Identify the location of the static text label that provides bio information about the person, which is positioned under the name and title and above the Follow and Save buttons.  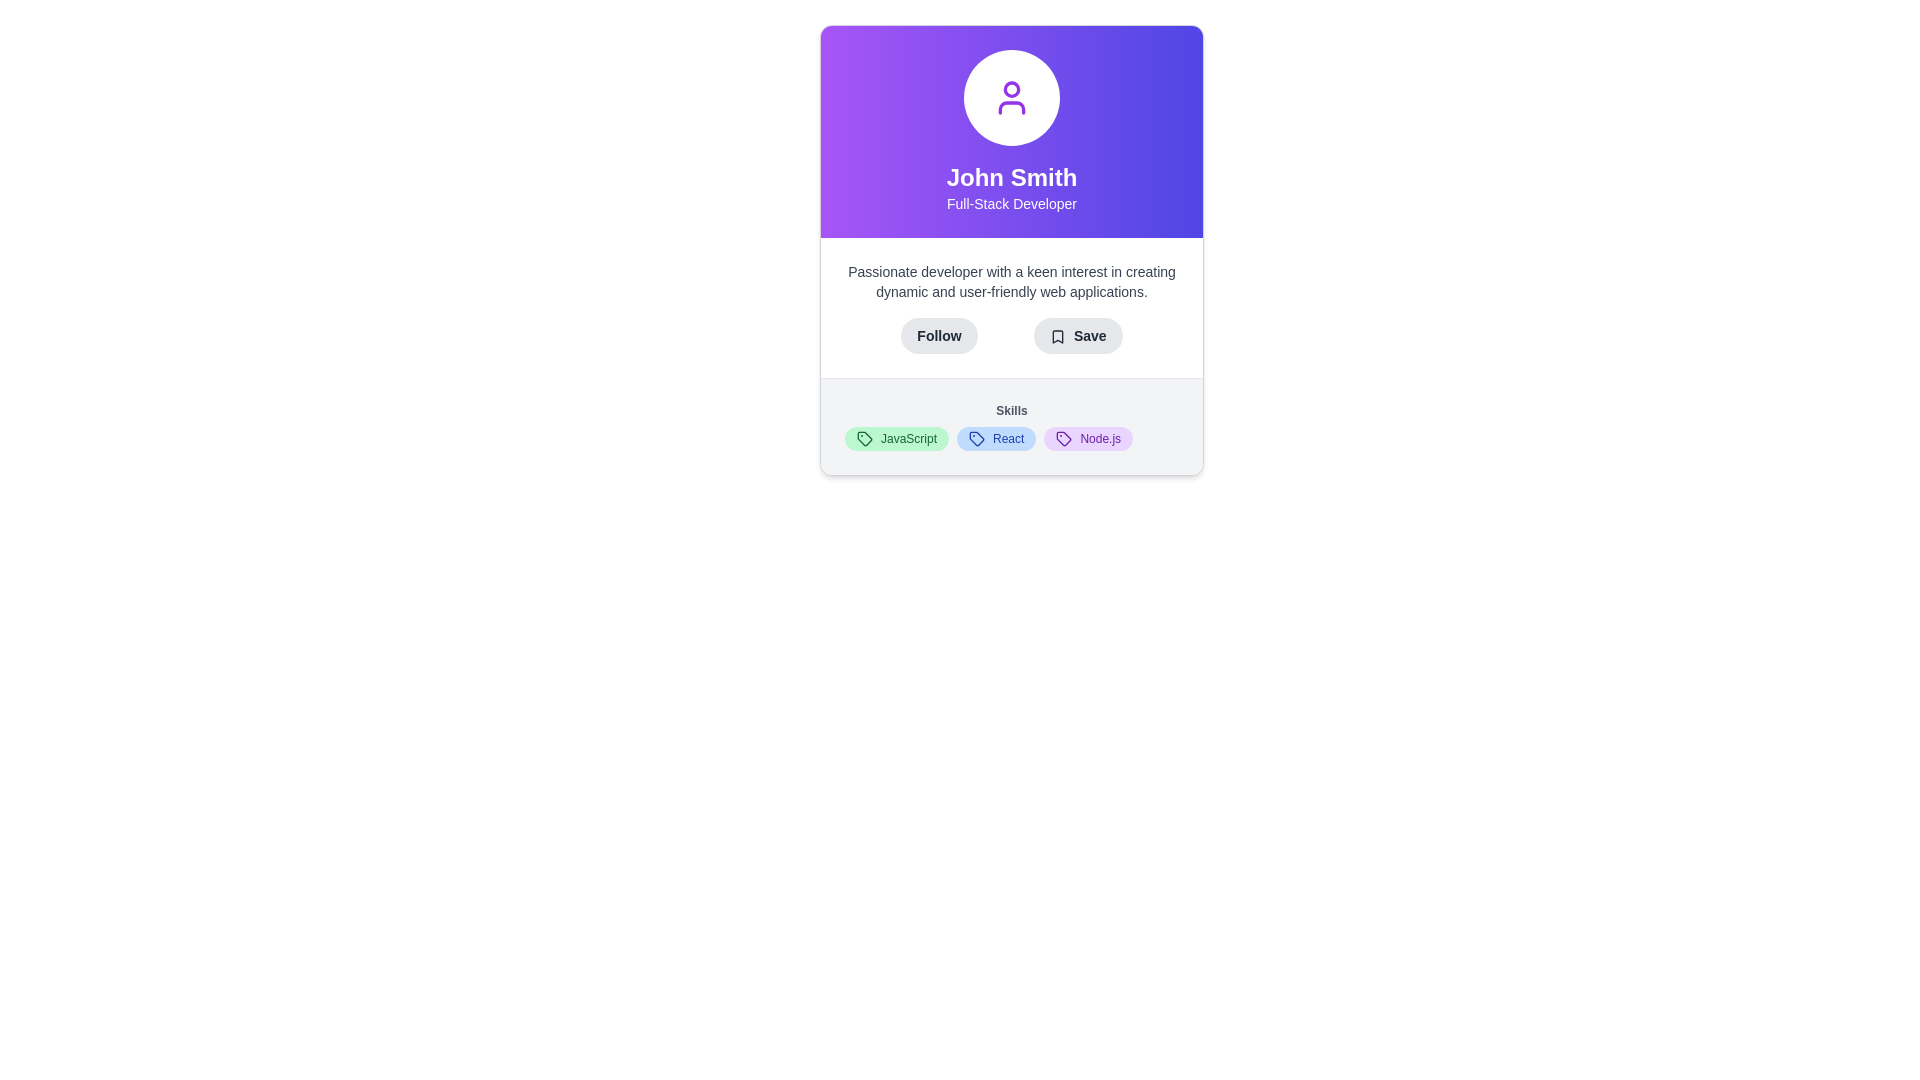
(1012, 281).